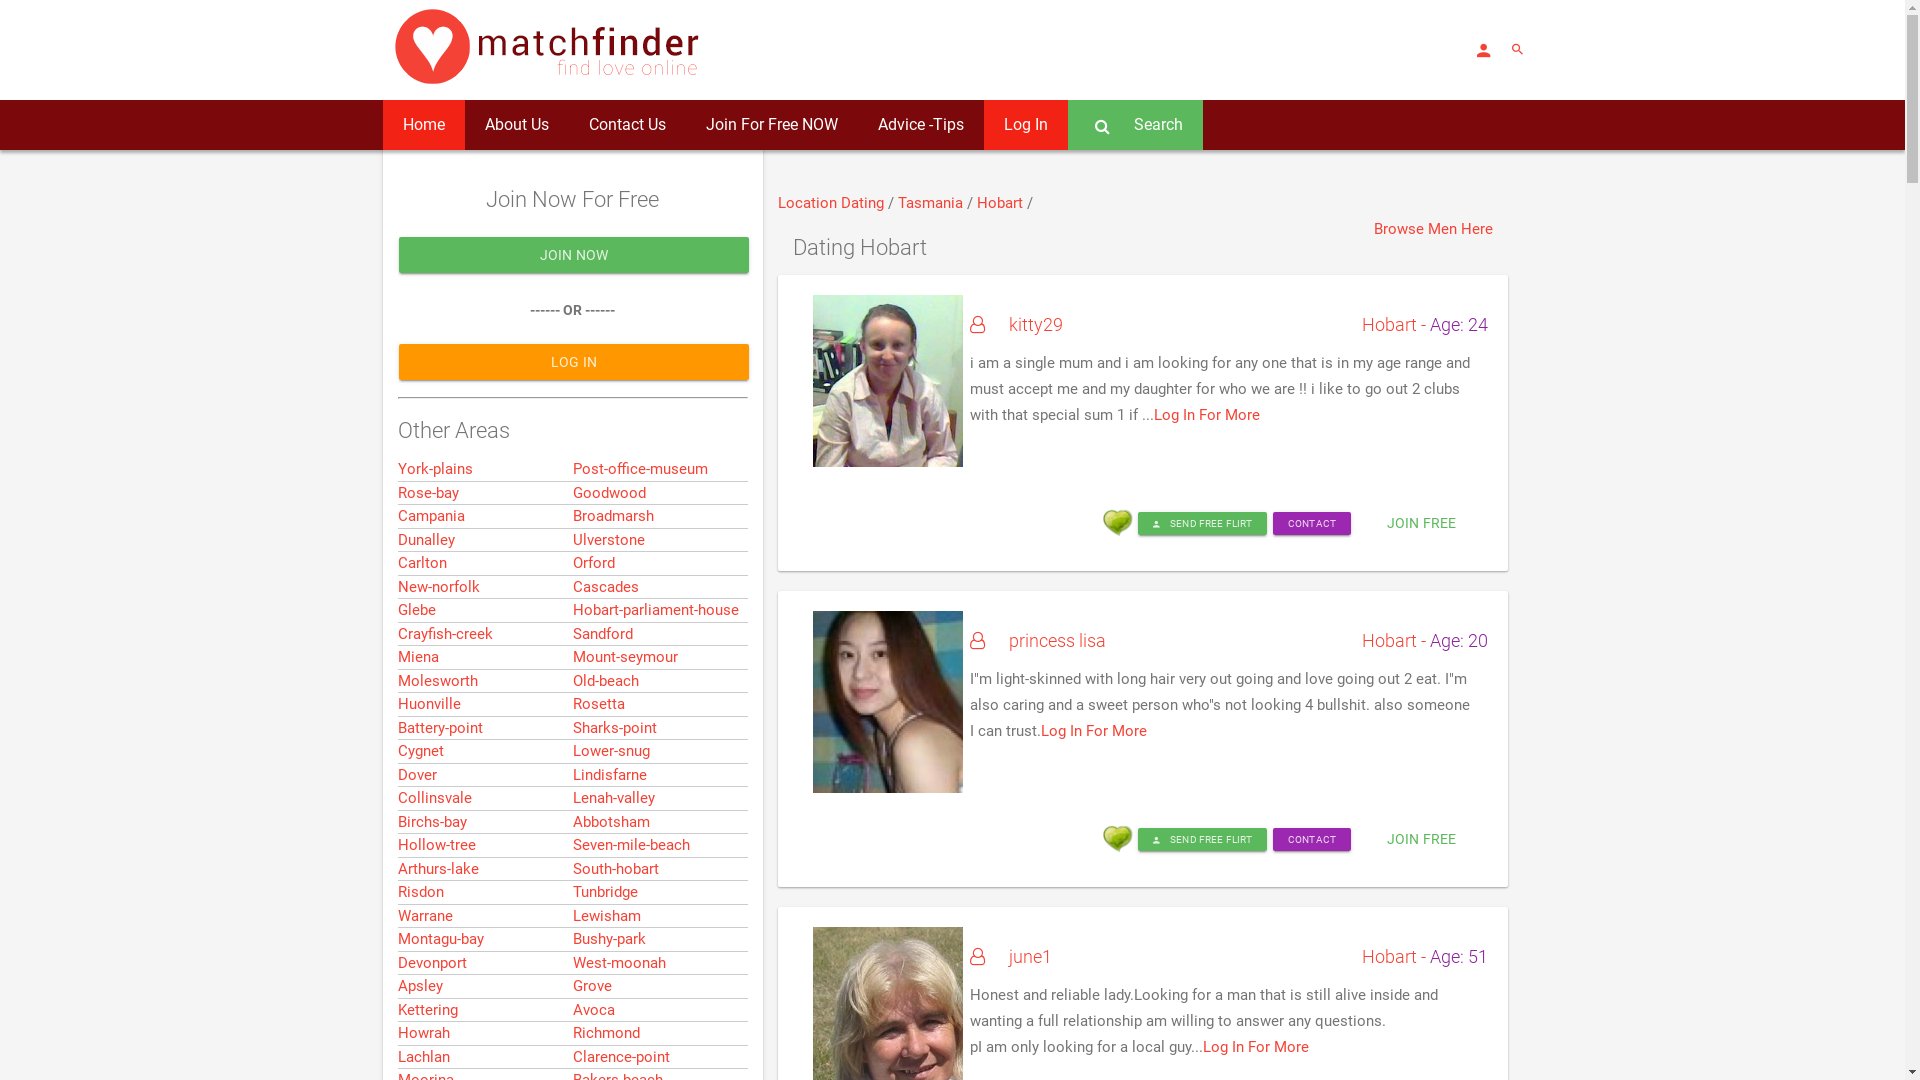 This screenshot has width=1920, height=1080. I want to click on 'Grove', so click(590, 985).